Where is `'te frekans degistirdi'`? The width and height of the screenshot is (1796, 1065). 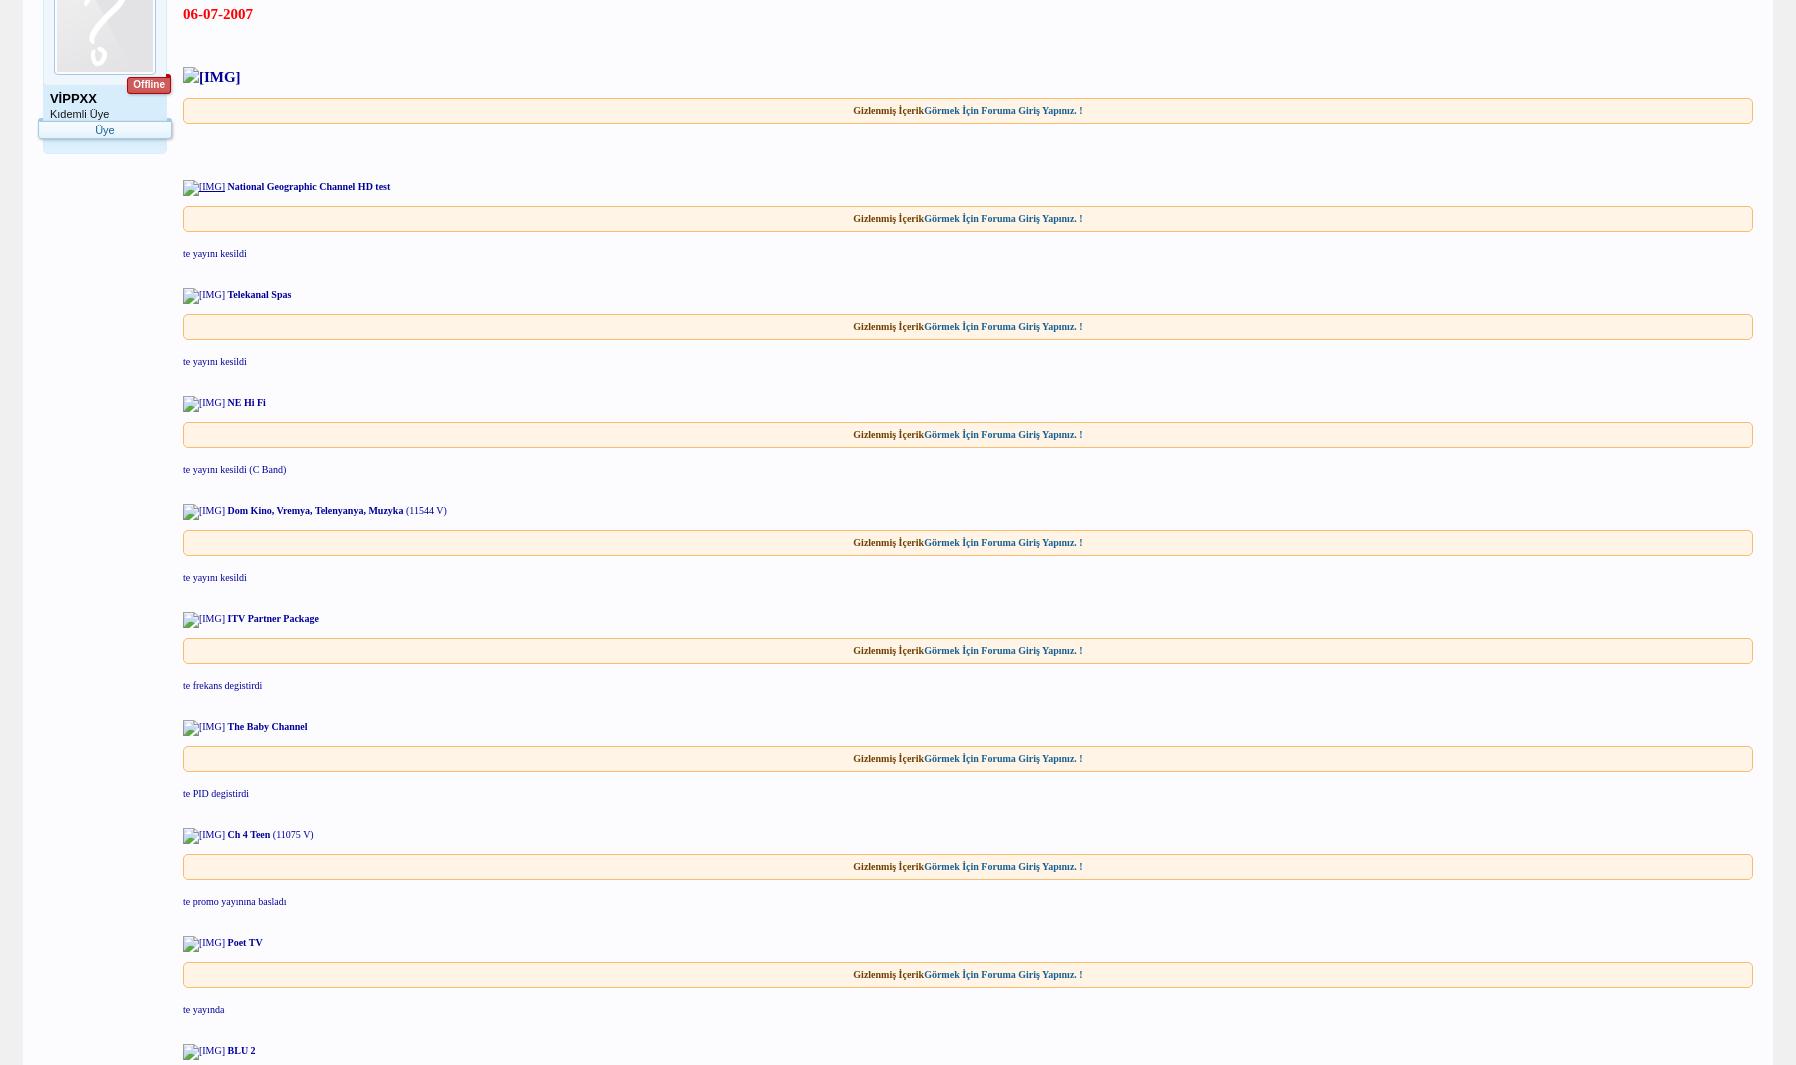
'te frekans degistirdi' is located at coordinates (180, 685).